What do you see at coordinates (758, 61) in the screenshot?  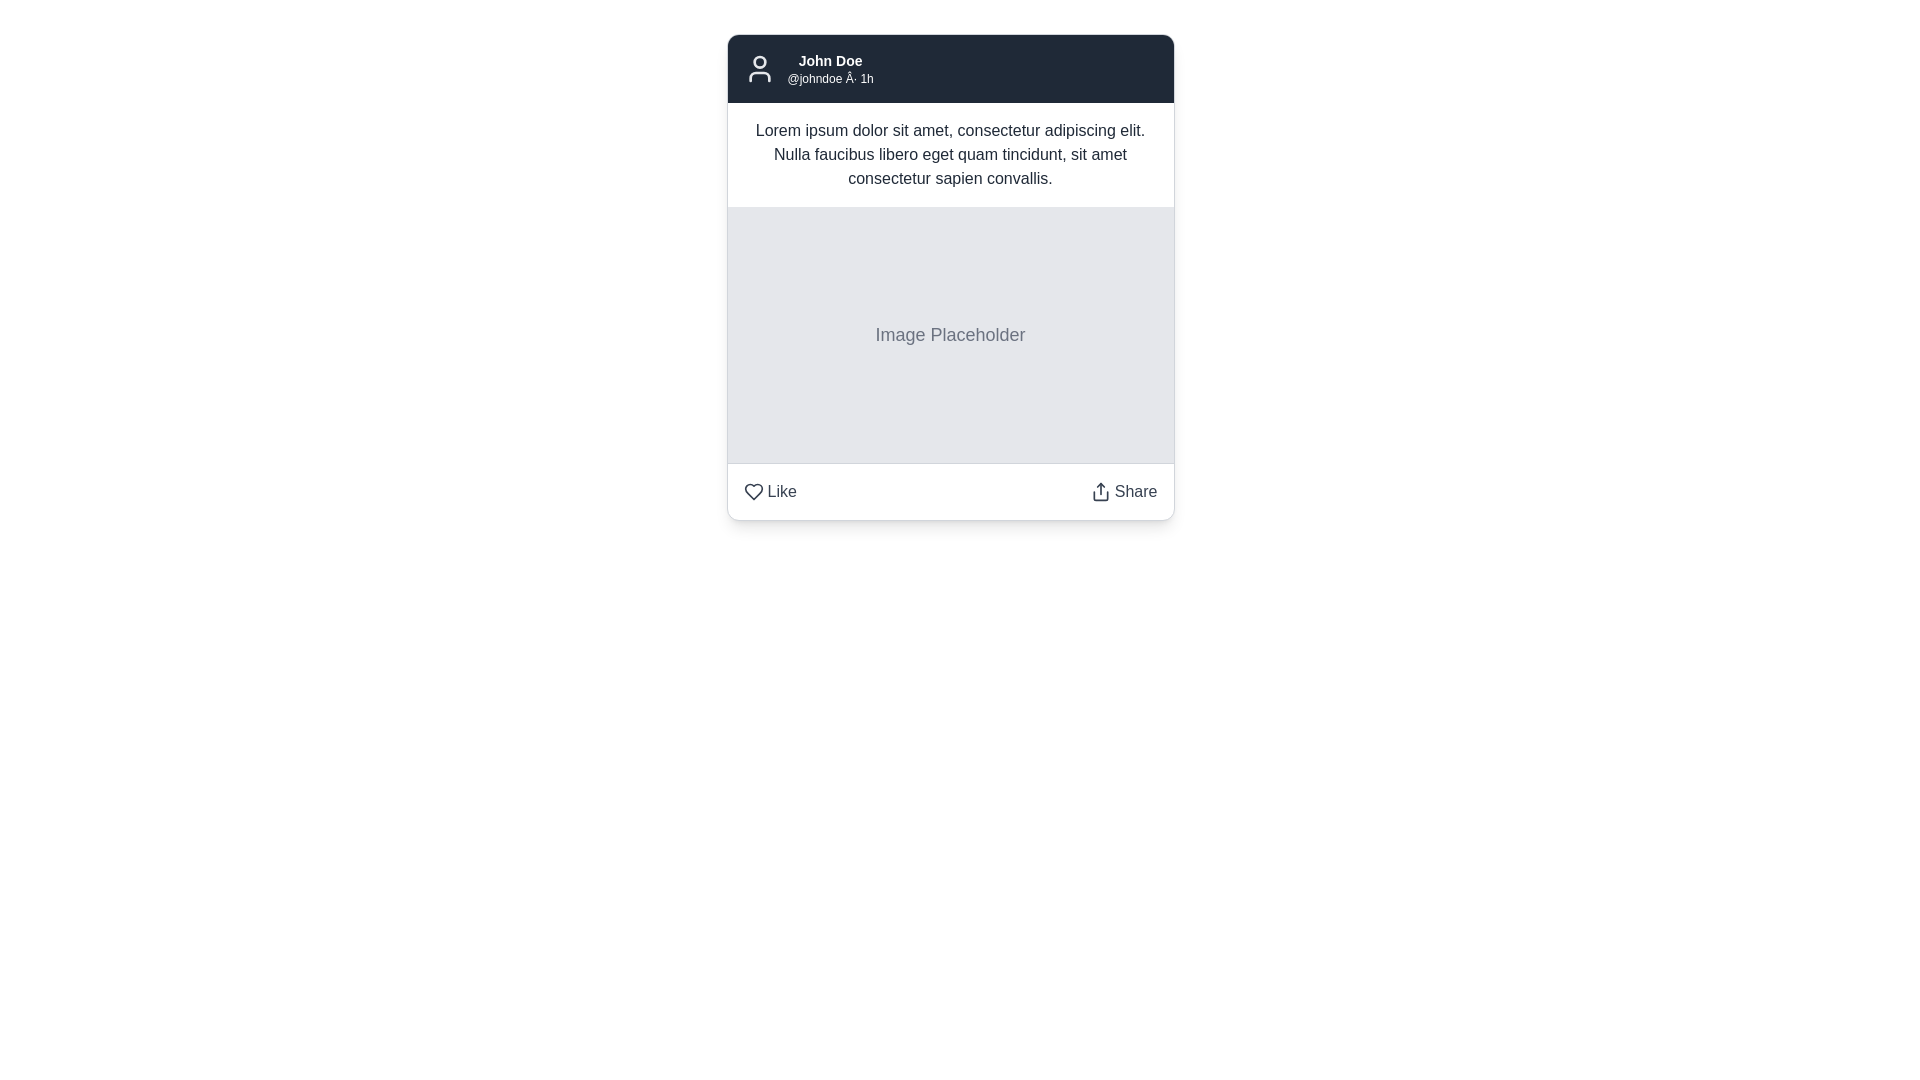 I see `the decorative SVG Circle located at the top-left corner of the user profile icon, which is part of the user profile representation` at bounding box center [758, 61].